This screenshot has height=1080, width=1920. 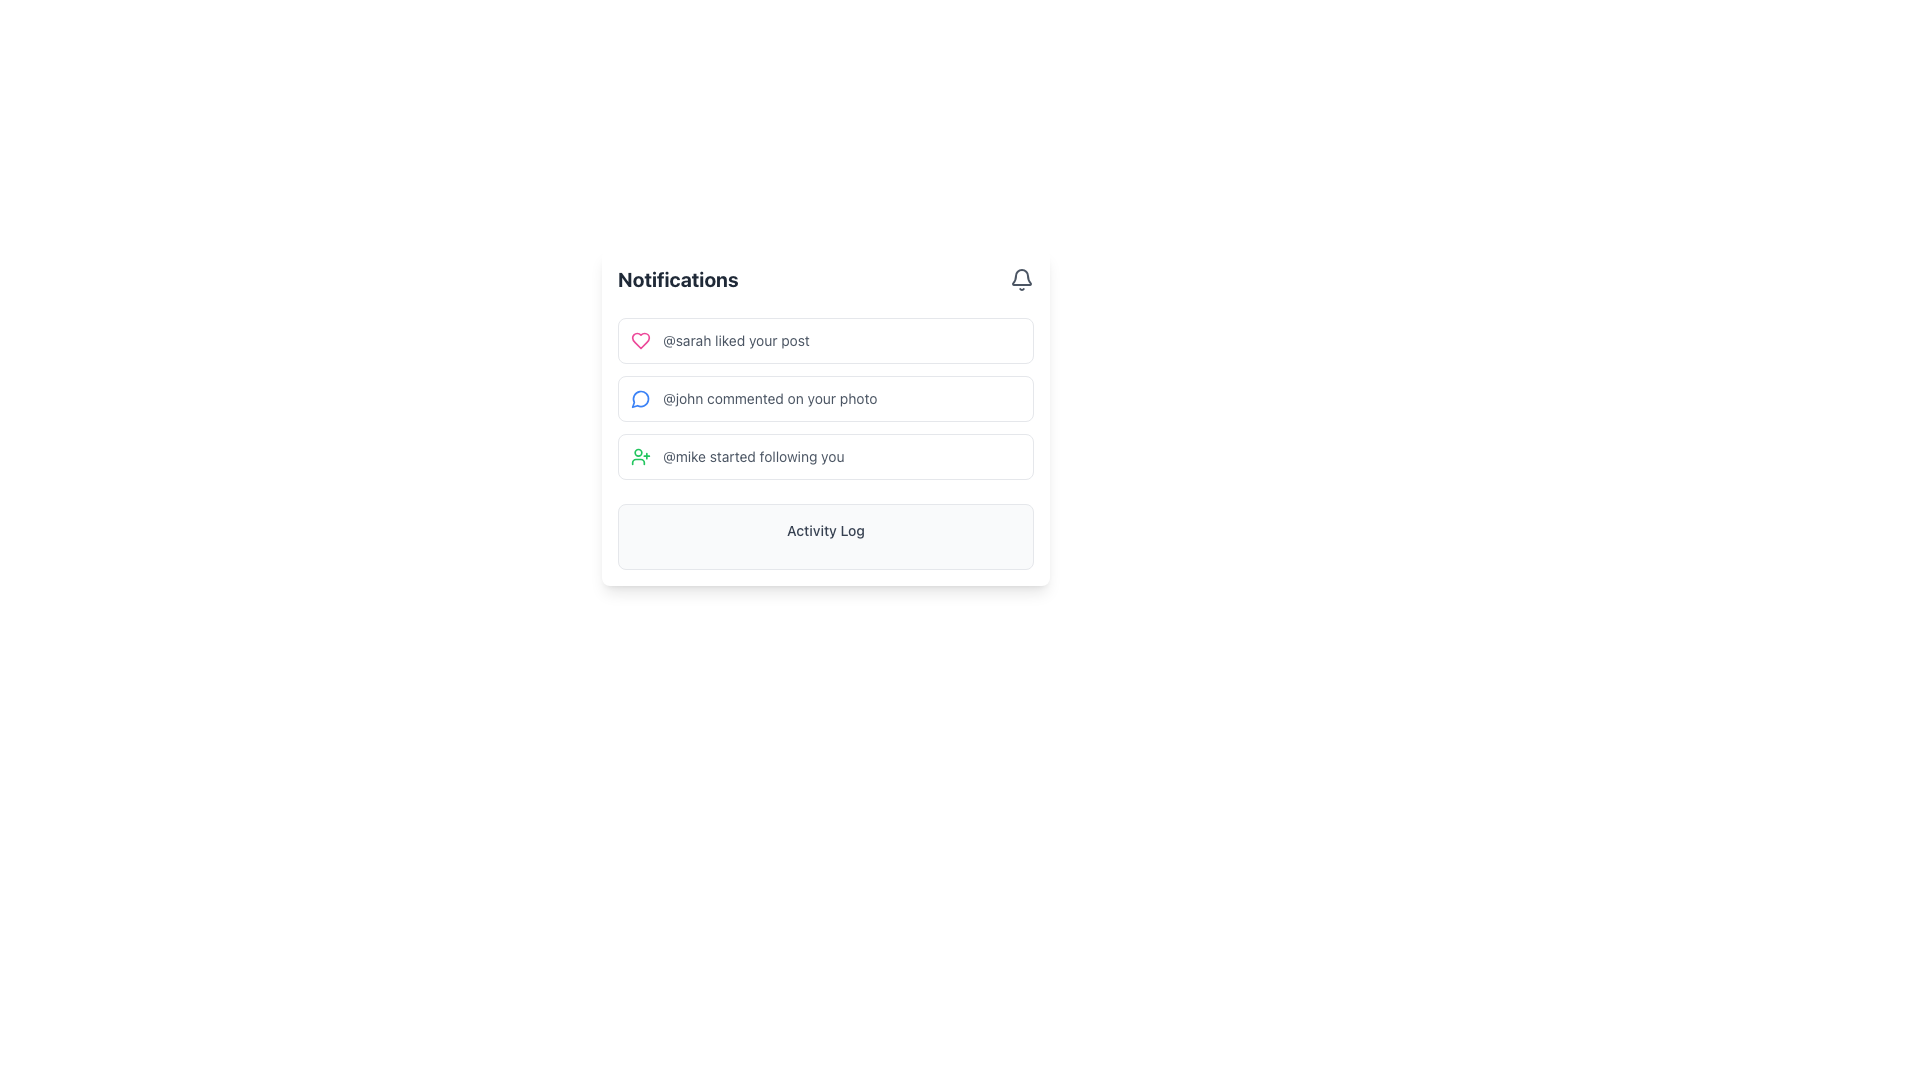 What do you see at coordinates (1022, 280) in the screenshot?
I see `the bell-shaped notification icon located at the top-right corner of the 'Notifications' header box` at bounding box center [1022, 280].